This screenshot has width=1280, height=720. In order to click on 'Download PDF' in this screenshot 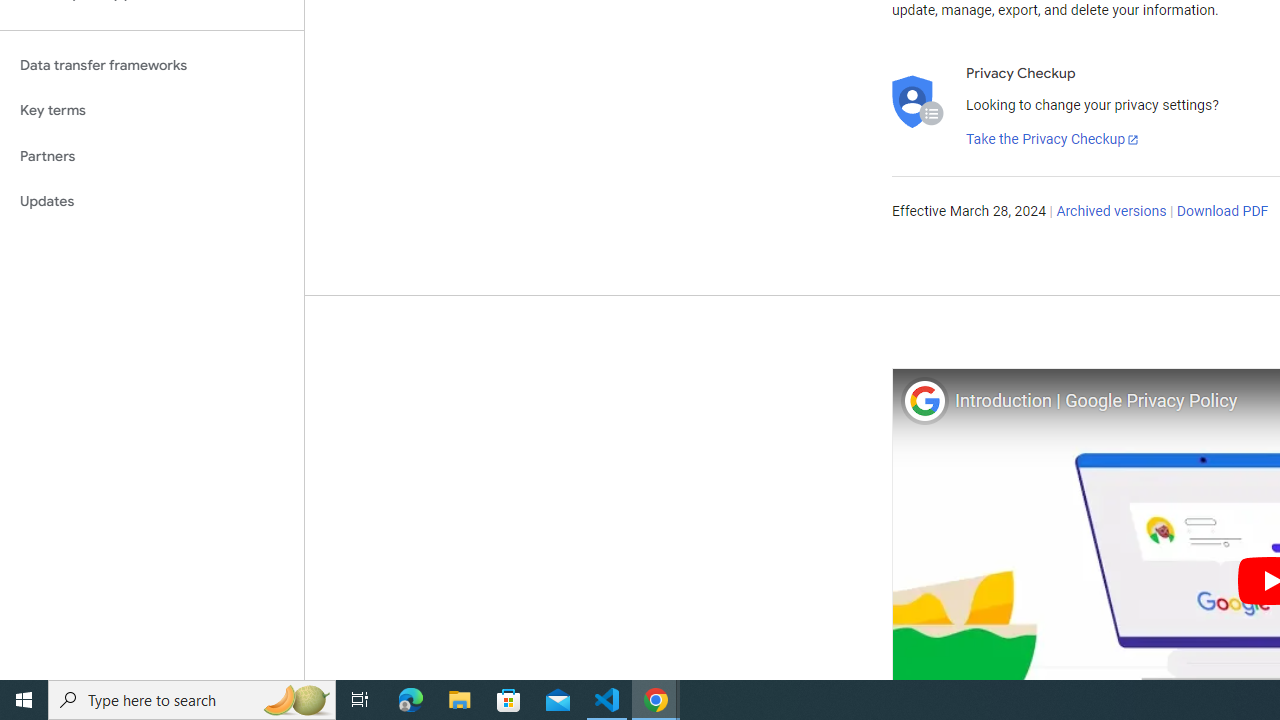, I will do `click(1221, 212)`.